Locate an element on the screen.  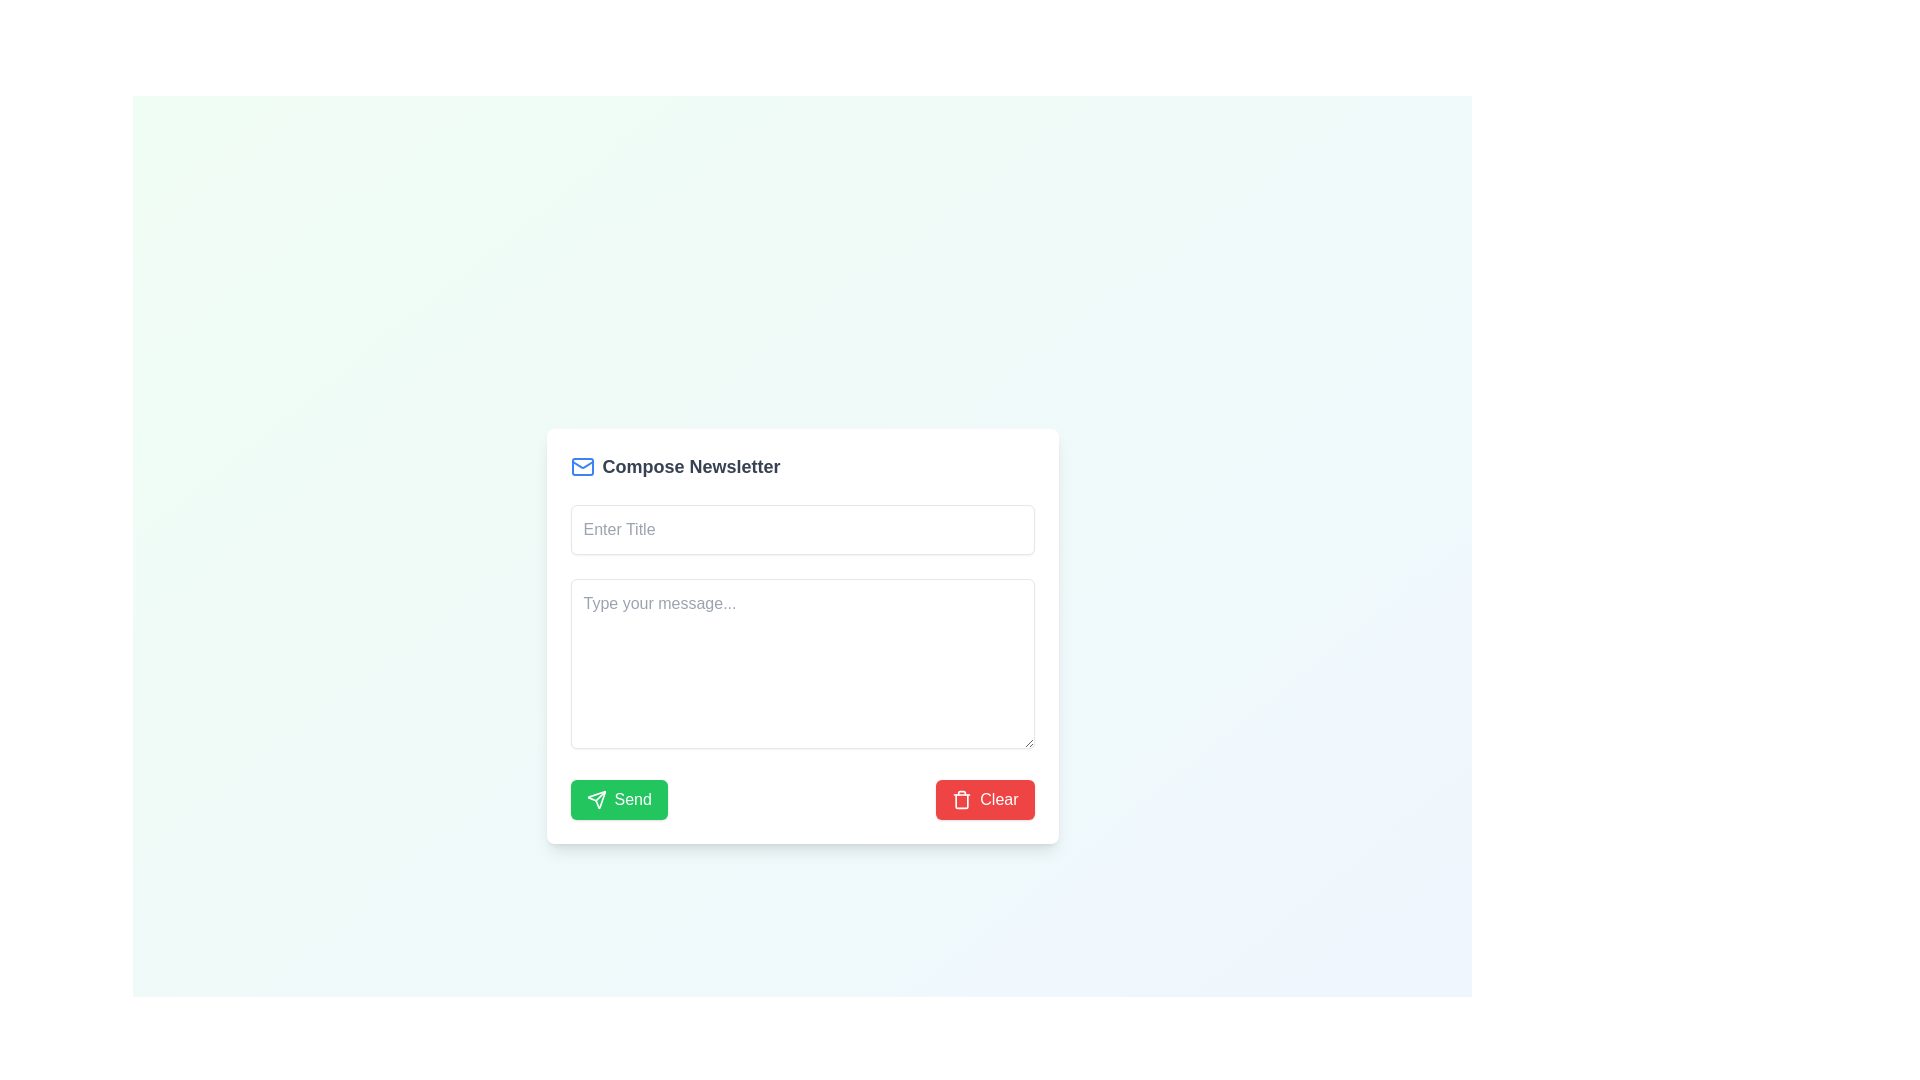
the 'Clear' button with a flat red background and white text is located at coordinates (985, 798).